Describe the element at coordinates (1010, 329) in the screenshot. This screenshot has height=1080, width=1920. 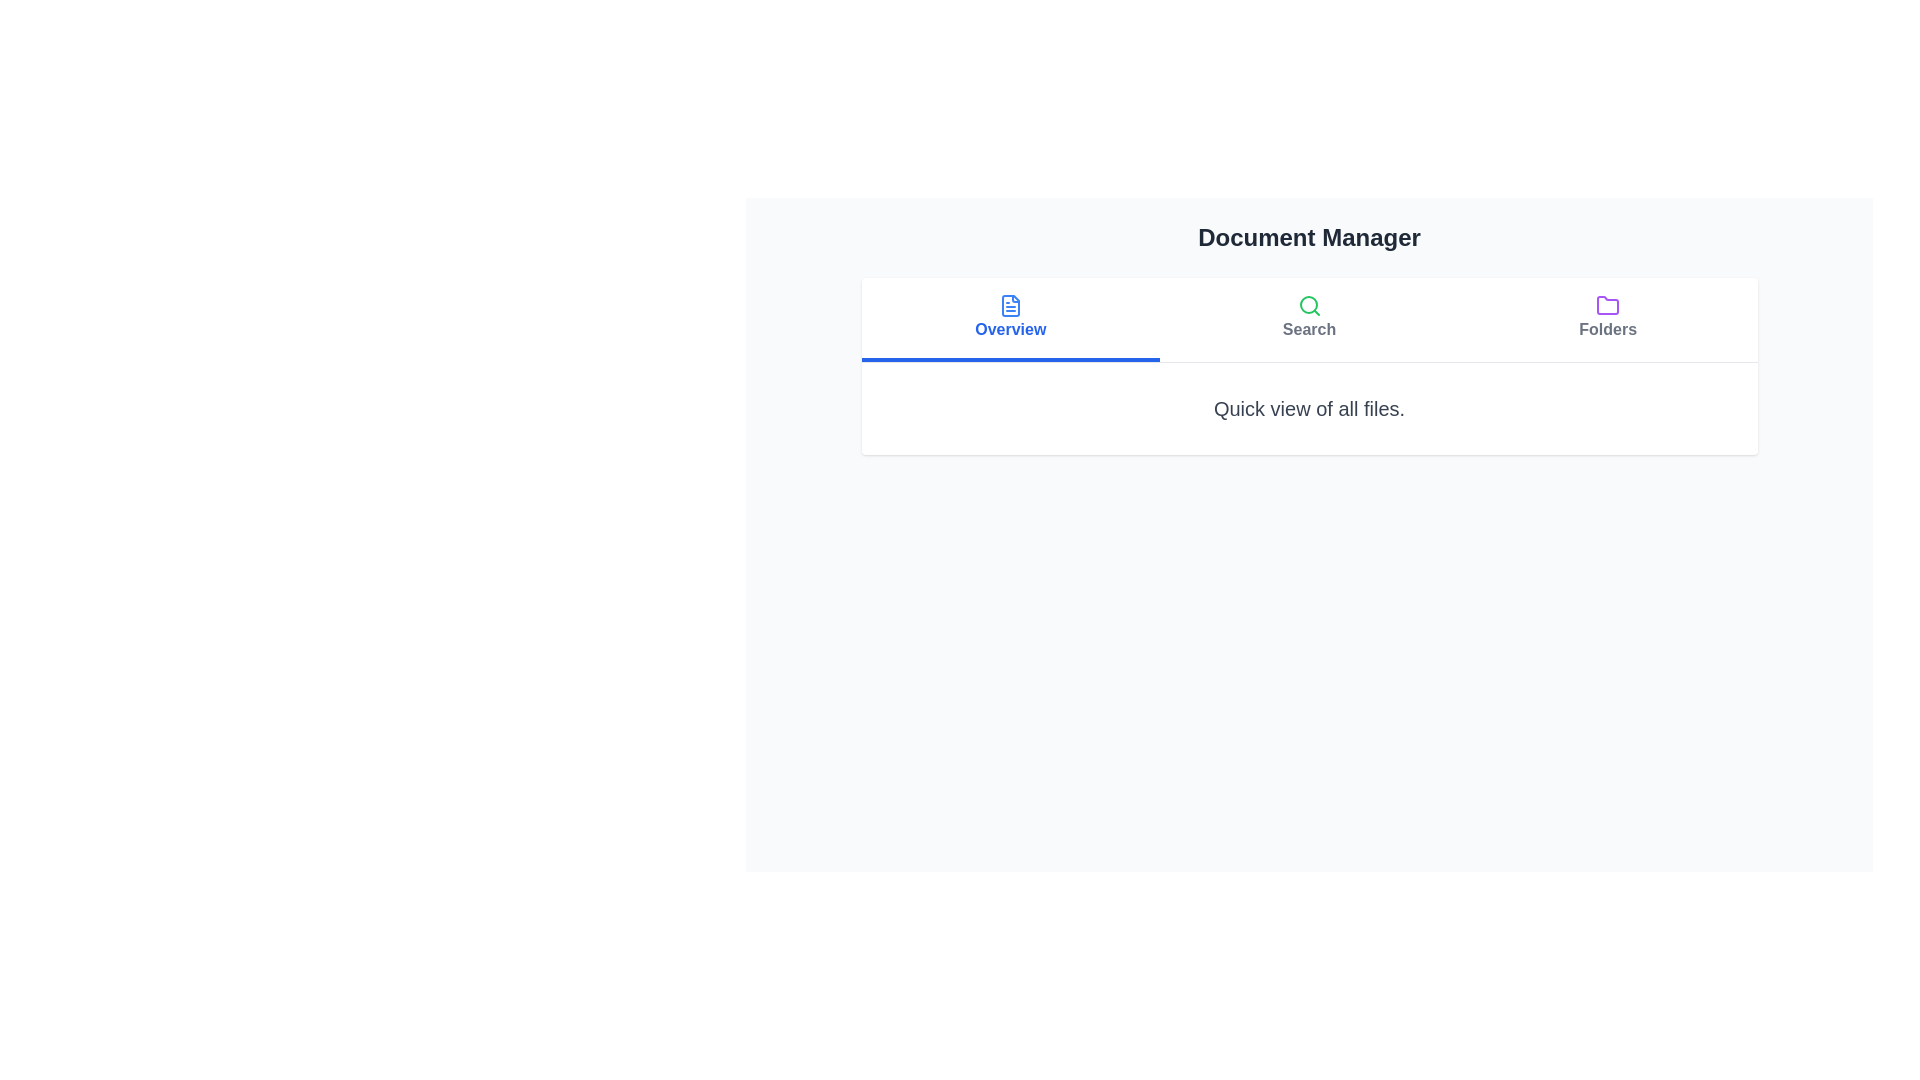
I see `the text label reading 'Overview', which is styled in blue and located directly below a document icon` at that location.